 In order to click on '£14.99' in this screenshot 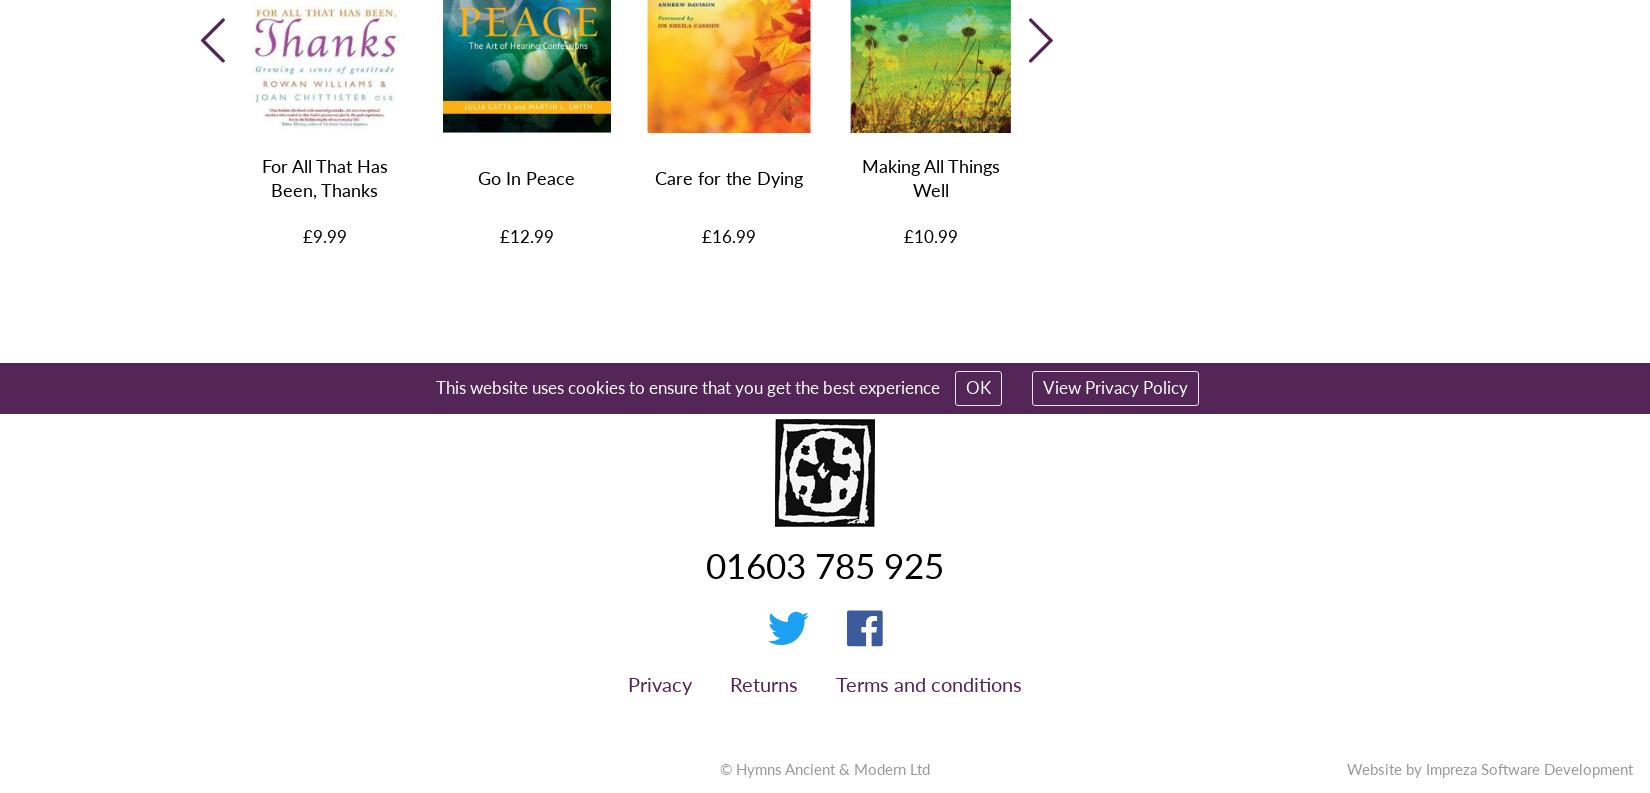, I will do `click(1132, 234)`.